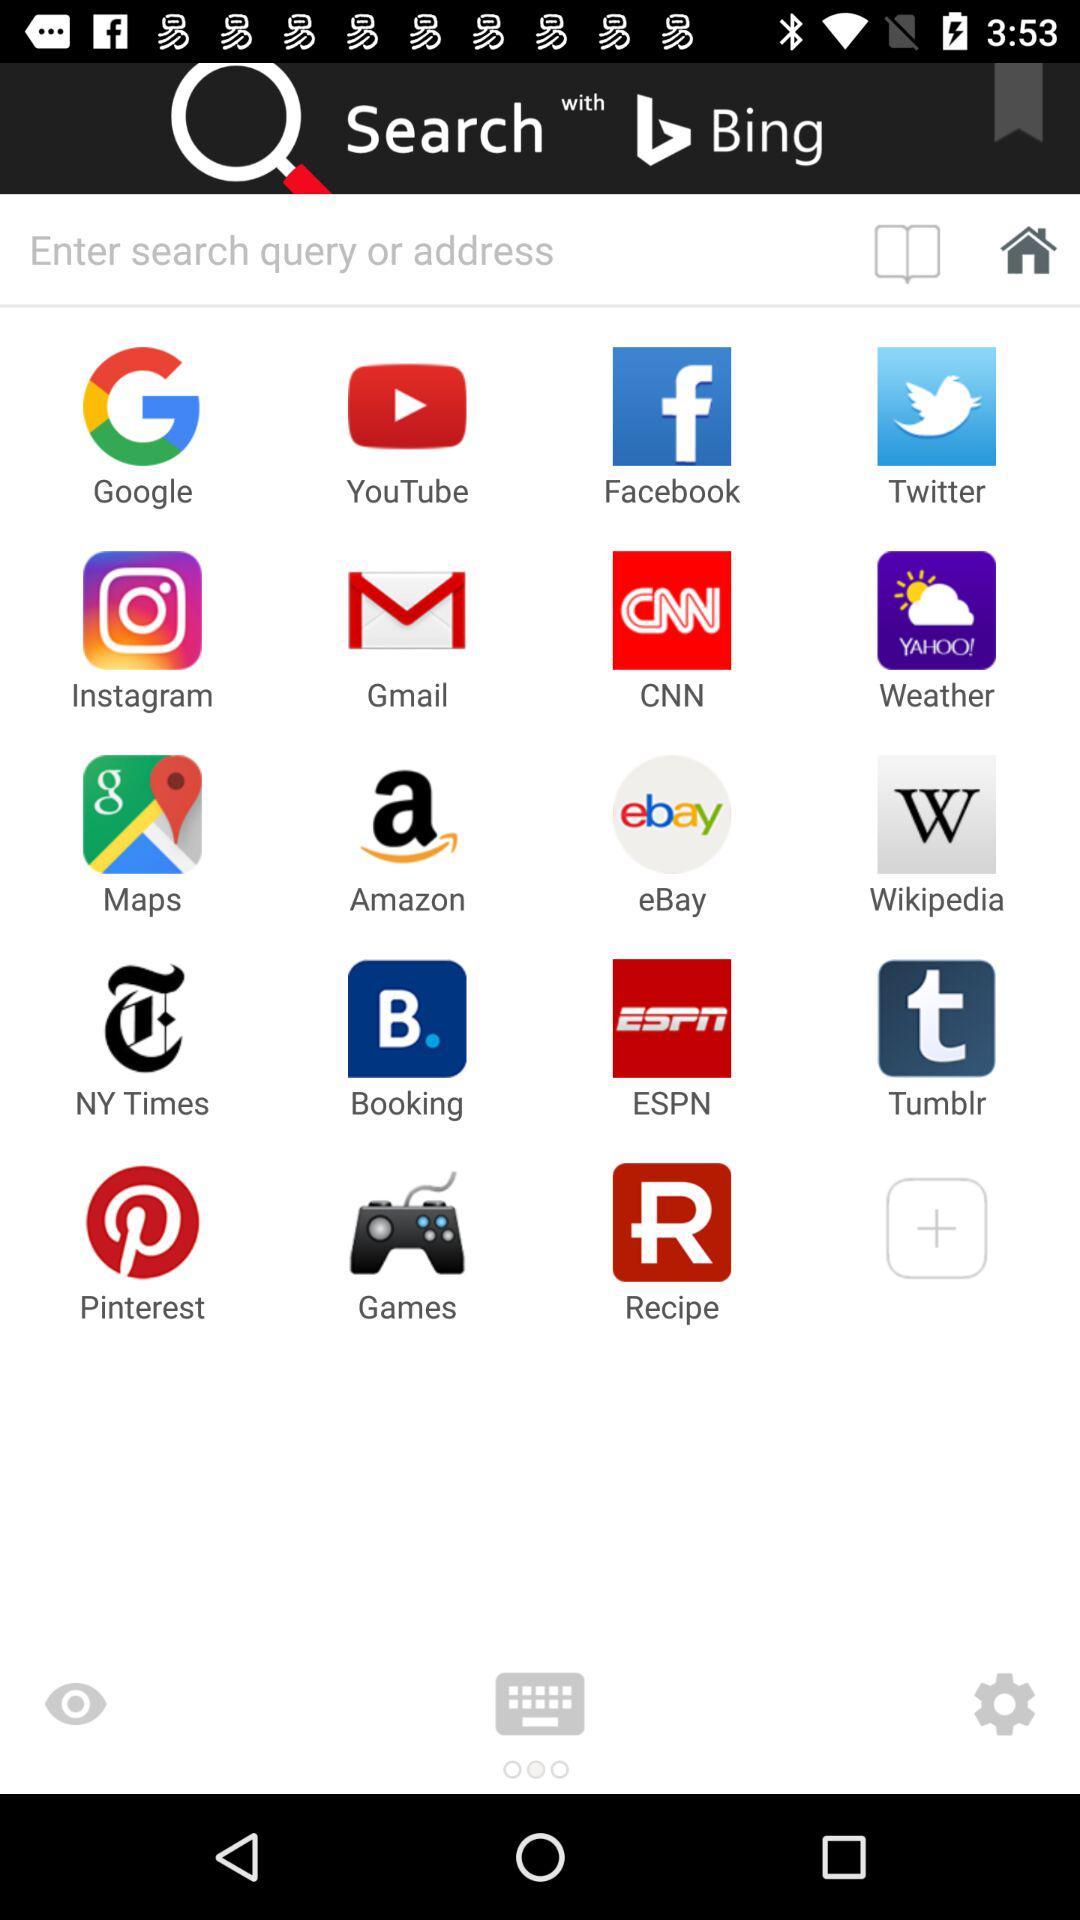 This screenshot has width=1080, height=1920. Describe the element at coordinates (912, 248) in the screenshot. I see `the book icon` at that location.